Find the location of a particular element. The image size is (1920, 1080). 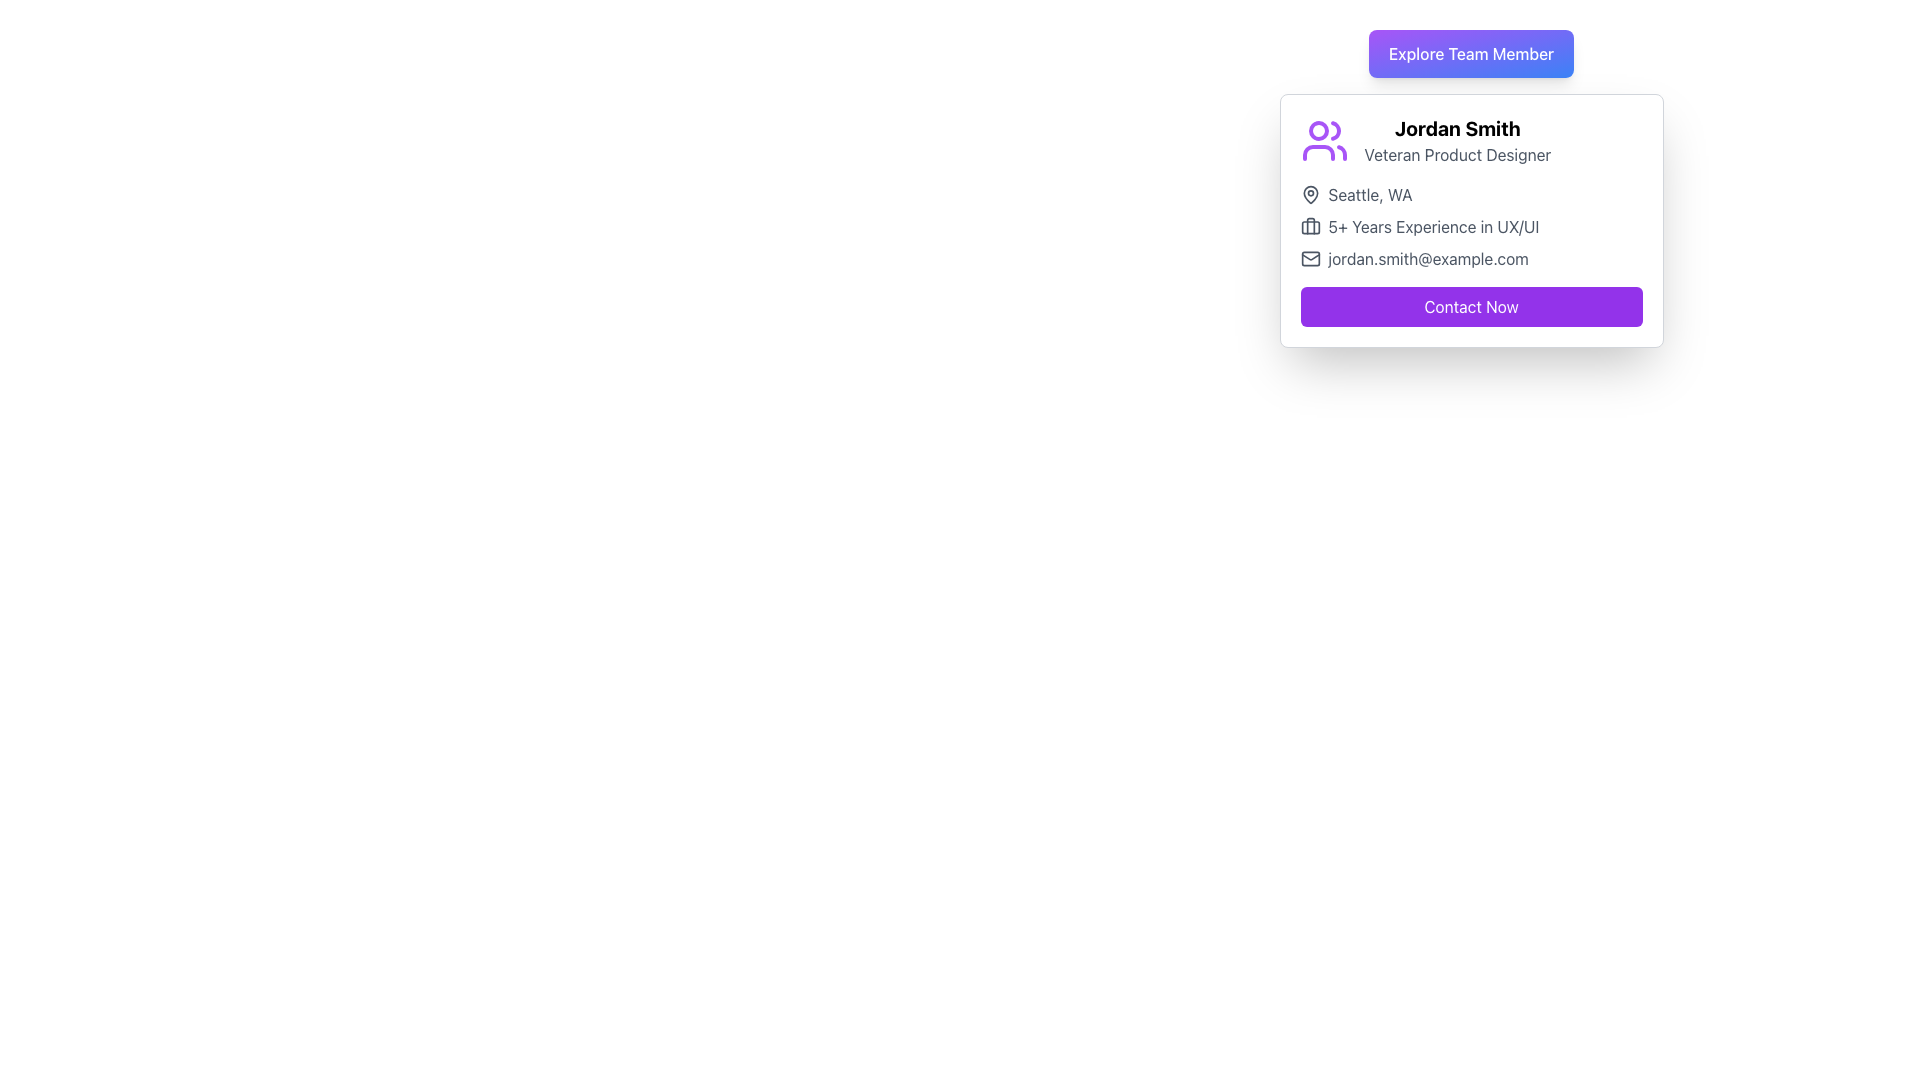

the text element that provides the professional title or job designation of the person described in the card, located beneath the text 'Jordan Smith' is located at coordinates (1457, 153).